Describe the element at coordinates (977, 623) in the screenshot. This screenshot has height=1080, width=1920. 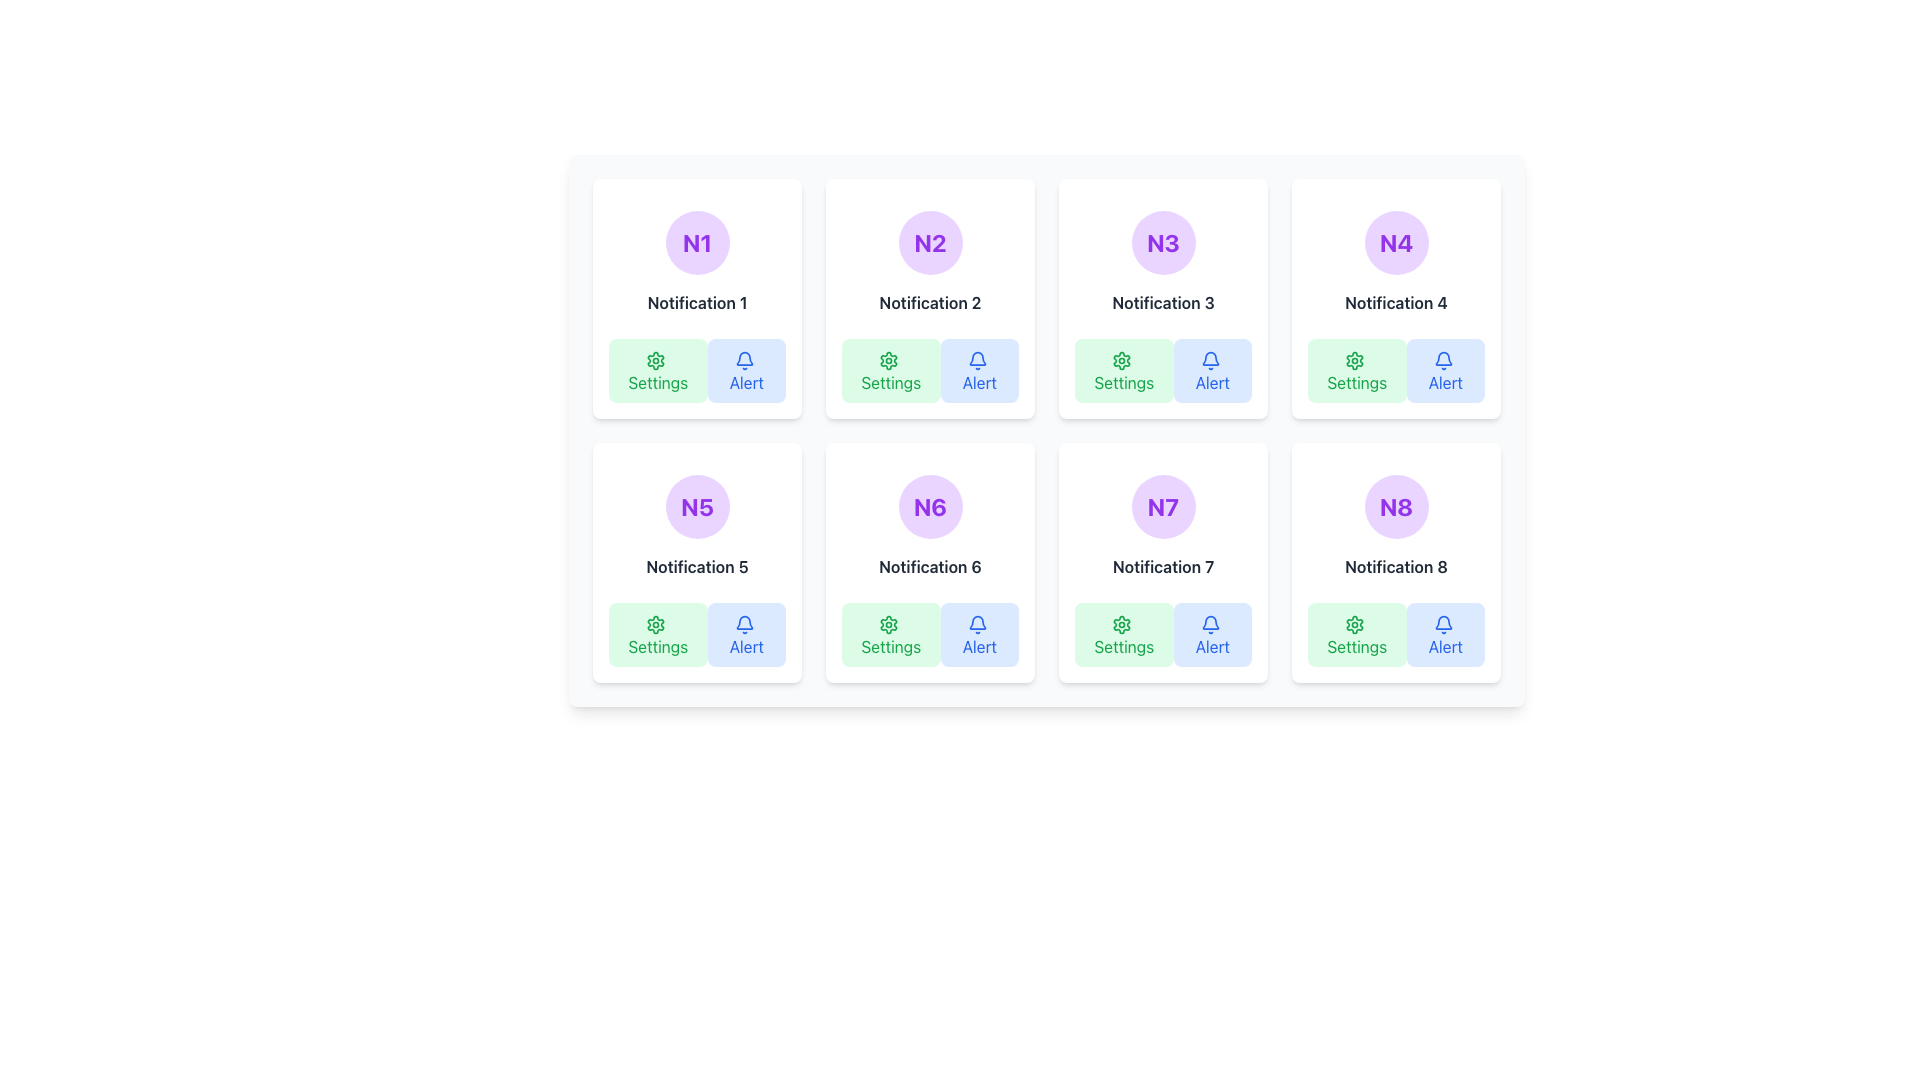
I see `the Notification icon, which is a bell icon with a blue outline, located within the 'Alert' button on the 'Notification 6' card` at that location.